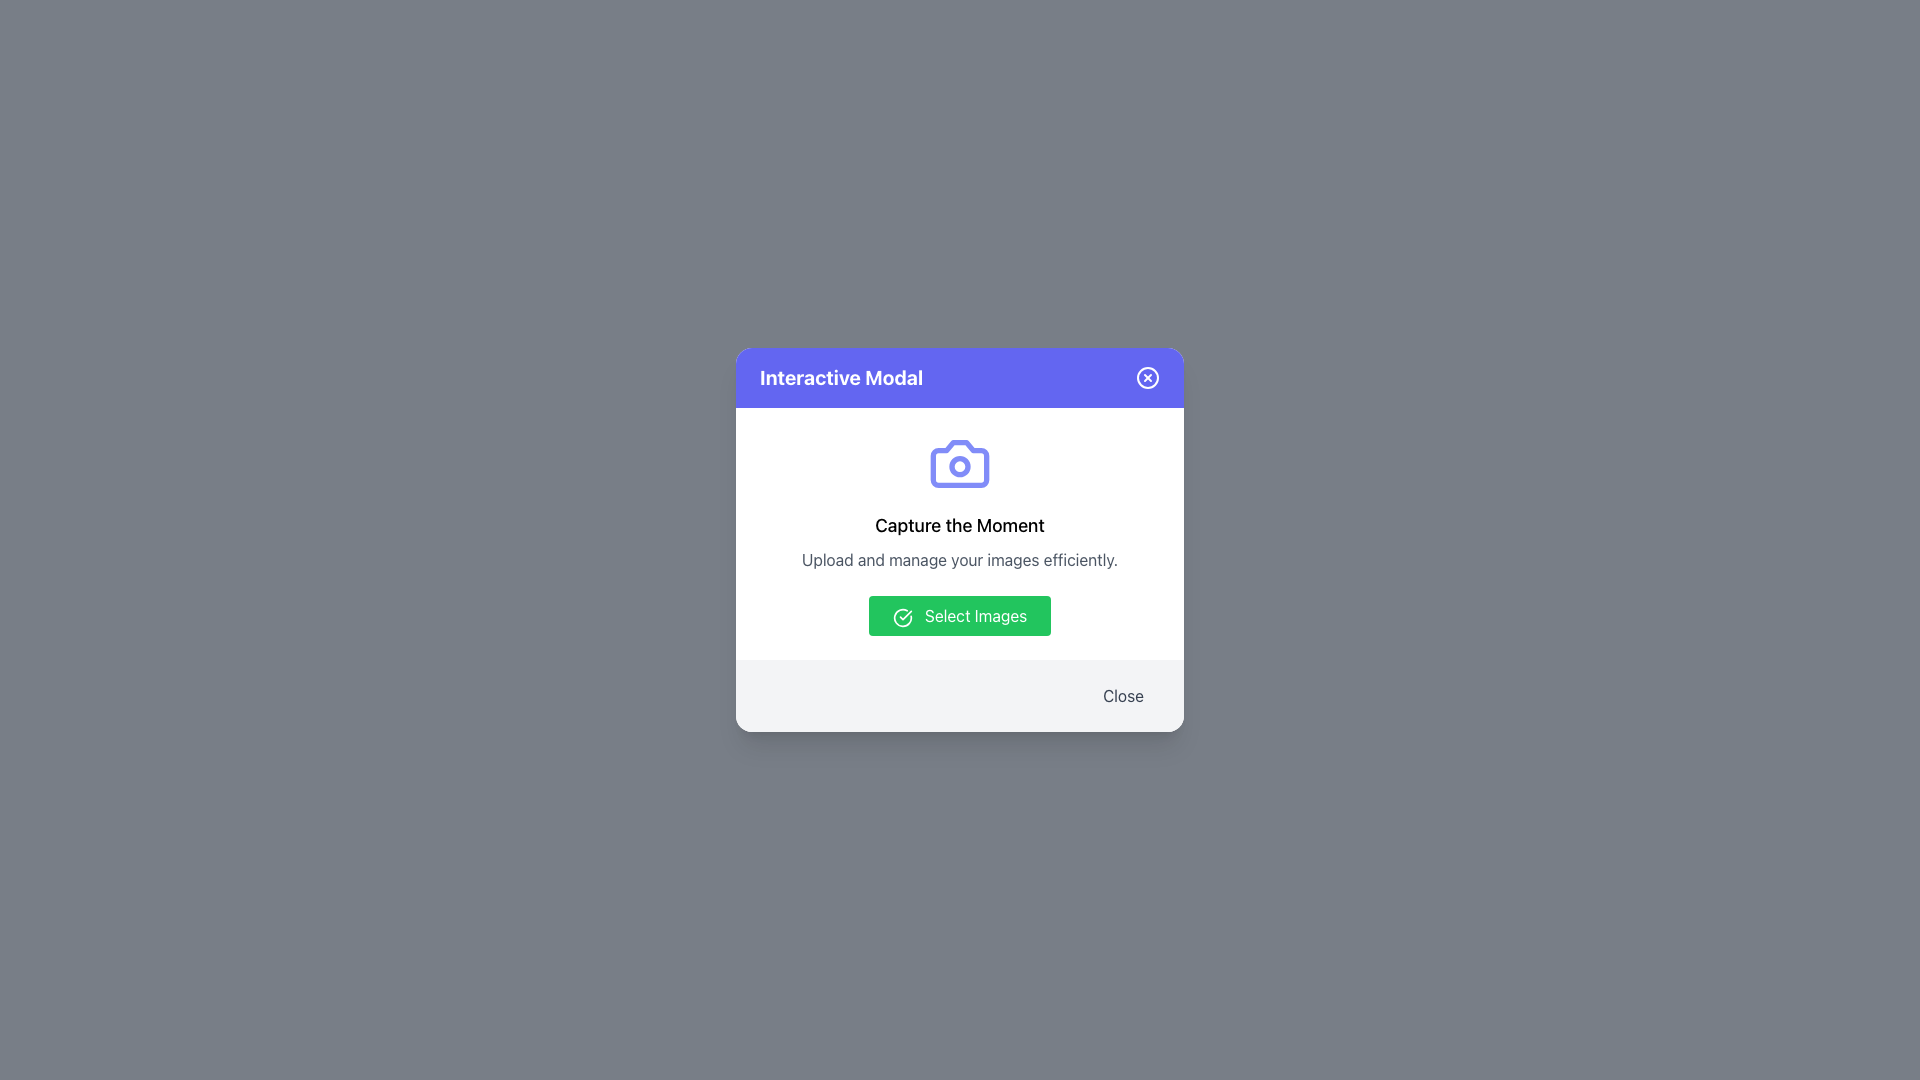  I want to click on the 'Select Images' button located at the bottom center of the modal, so click(960, 615).